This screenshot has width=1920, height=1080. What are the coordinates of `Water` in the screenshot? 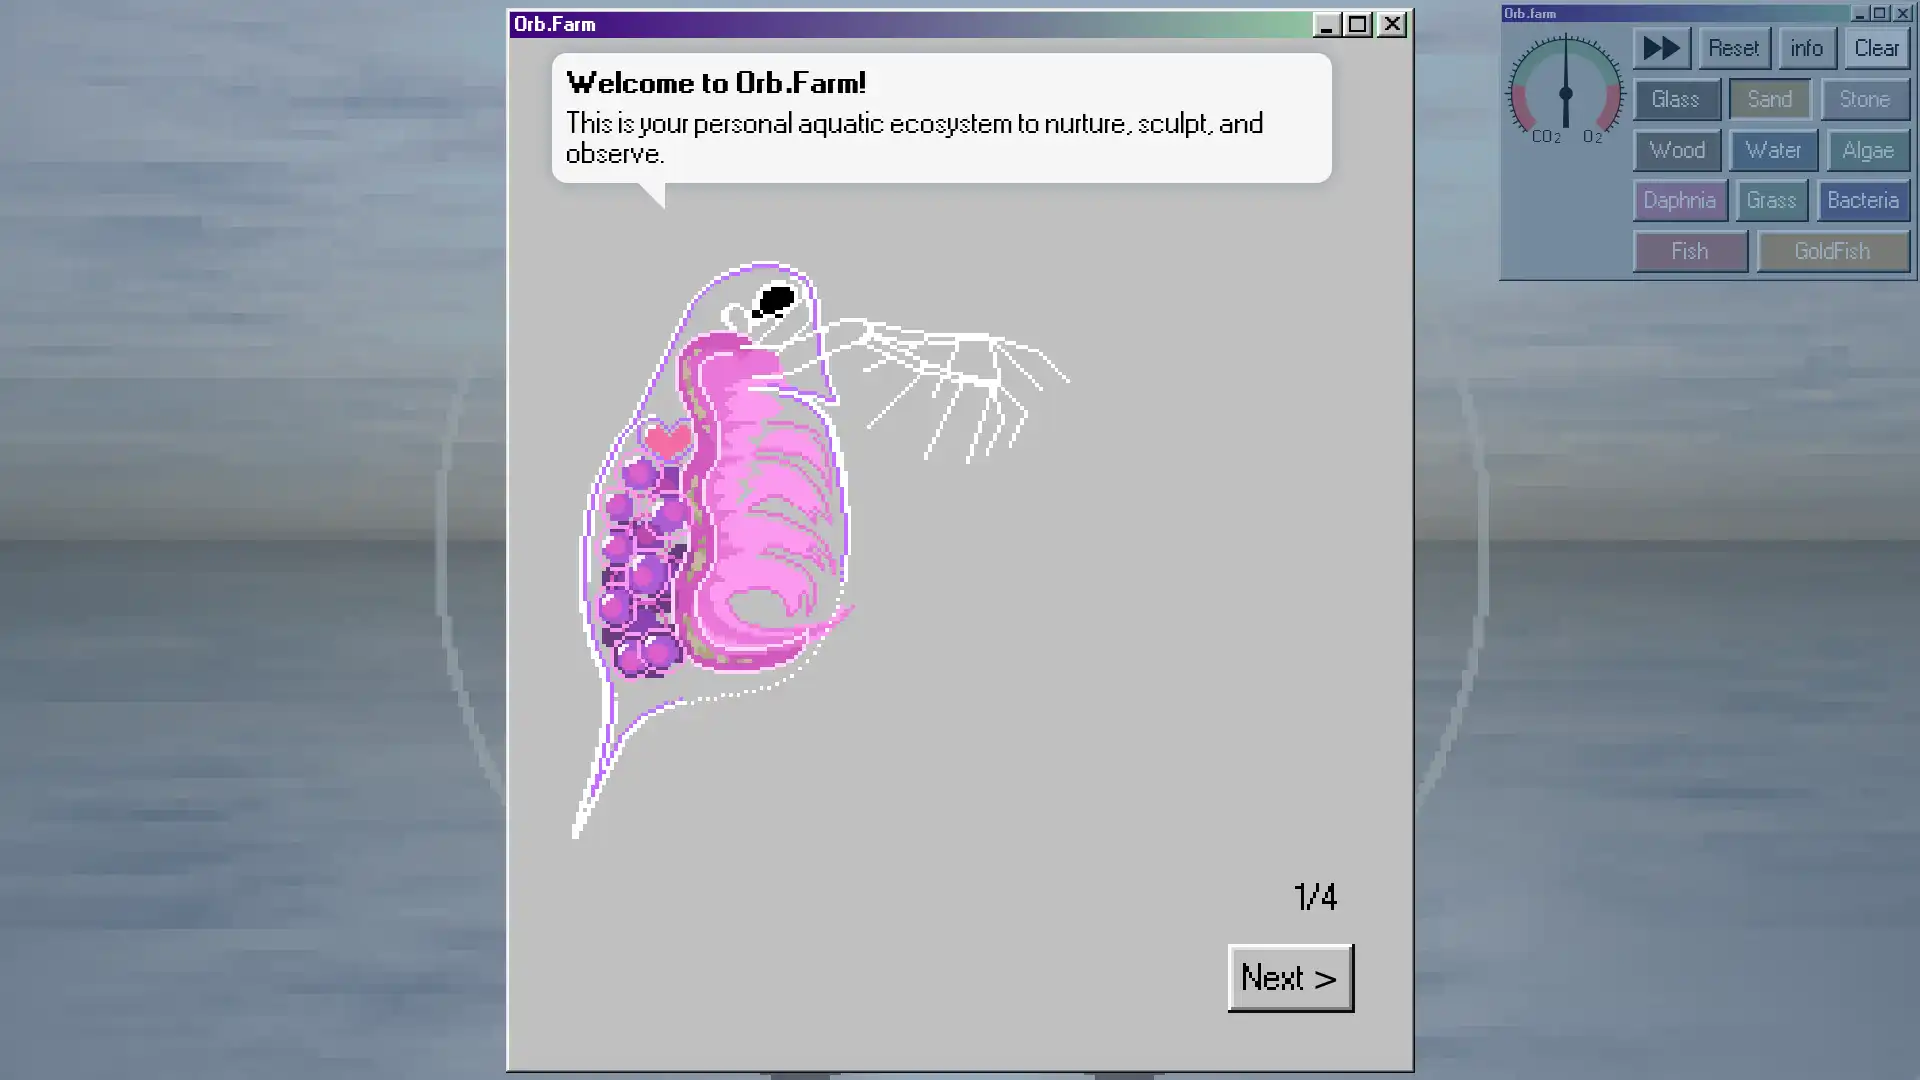 It's located at (944, 78).